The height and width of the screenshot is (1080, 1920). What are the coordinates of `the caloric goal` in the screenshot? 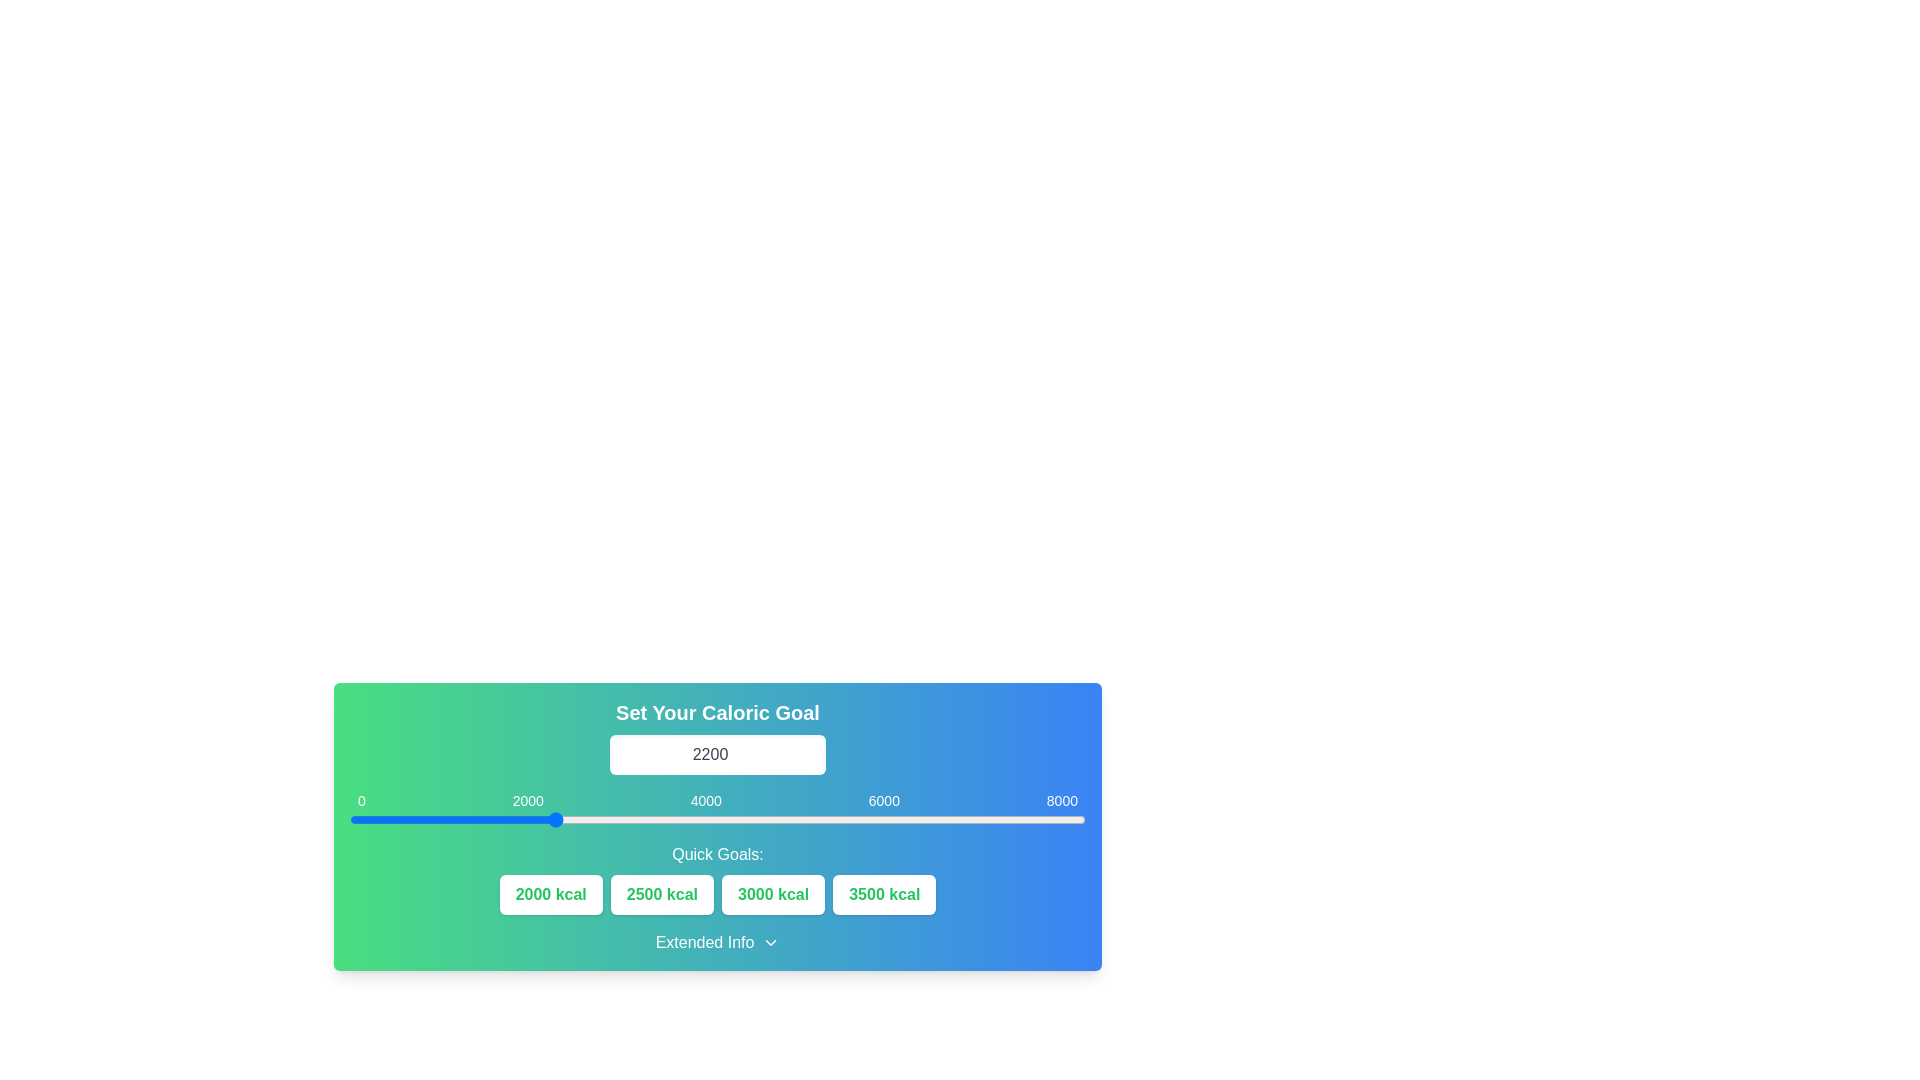 It's located at (1067, 820).